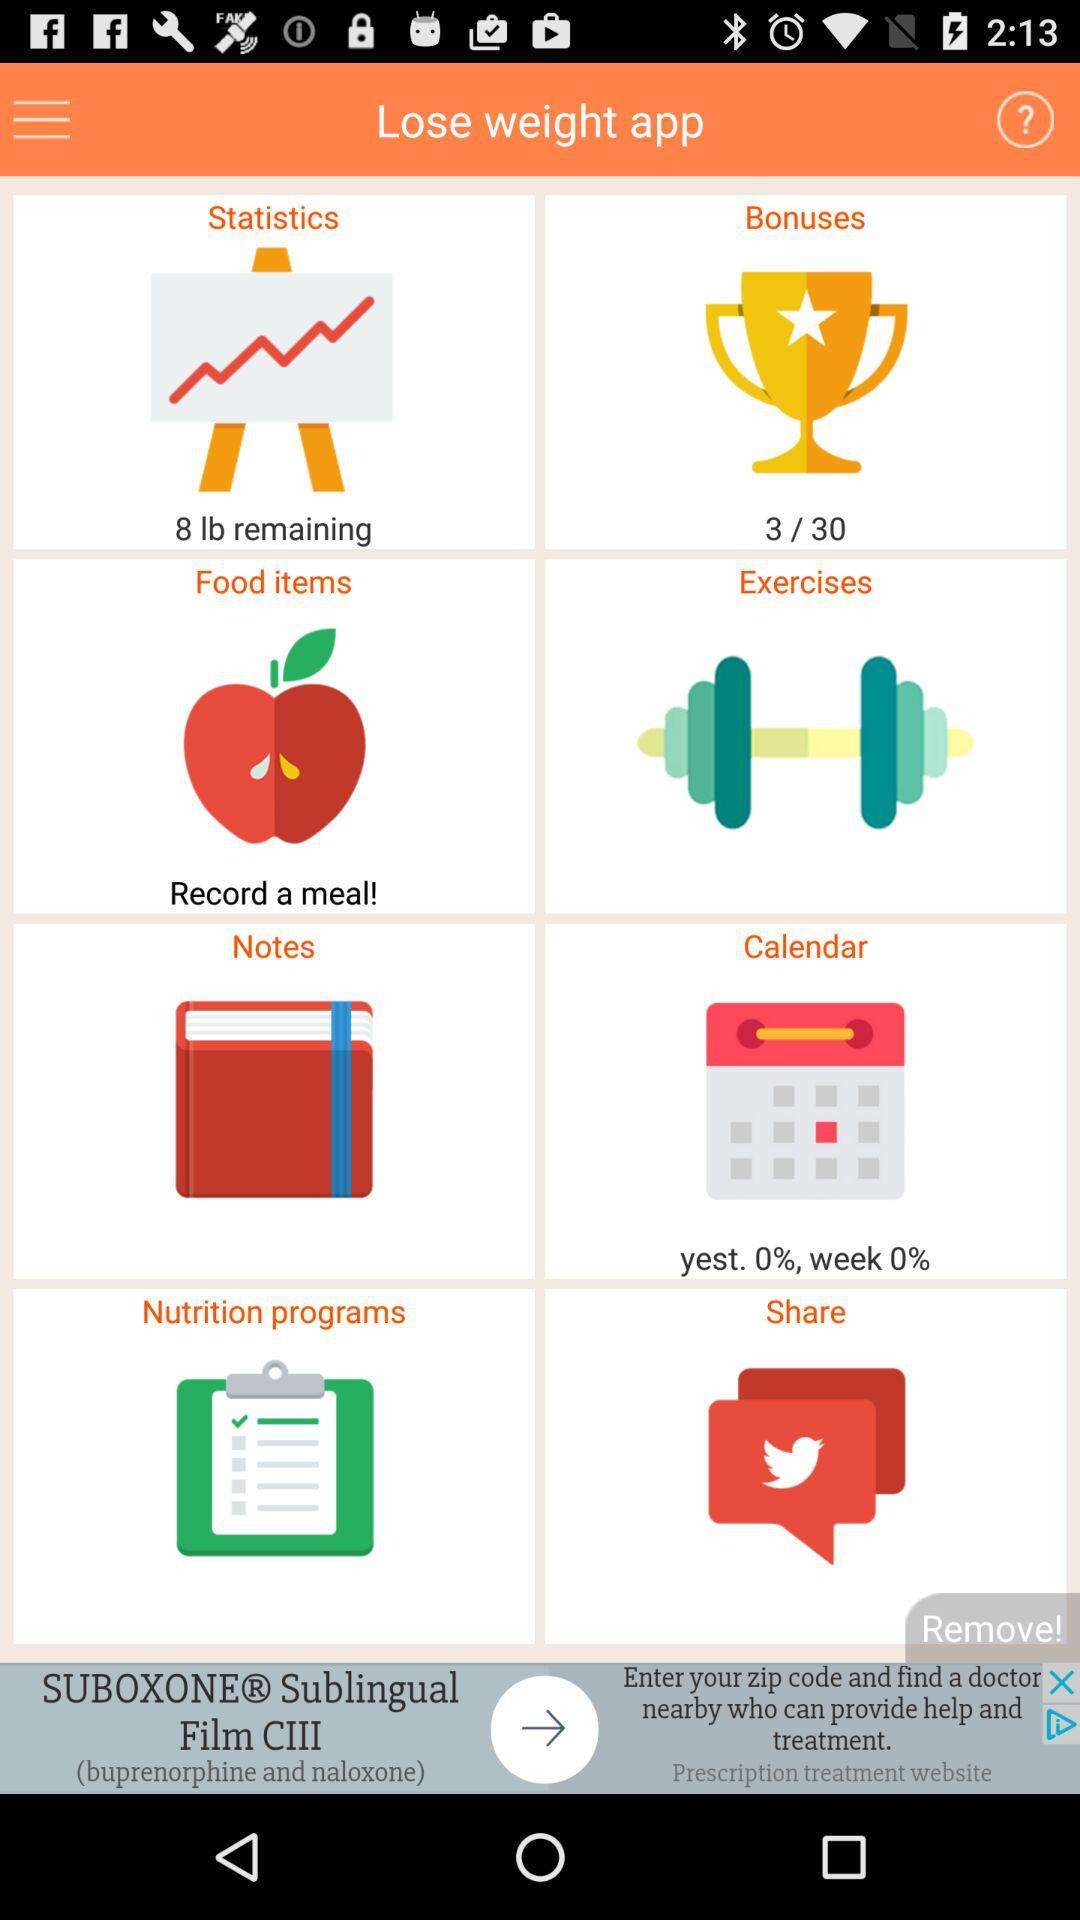 This screenshot has width=1080, height=1920. Describe the element at coordinates (1025, 118) in the screenshot. I see `button` at that location.